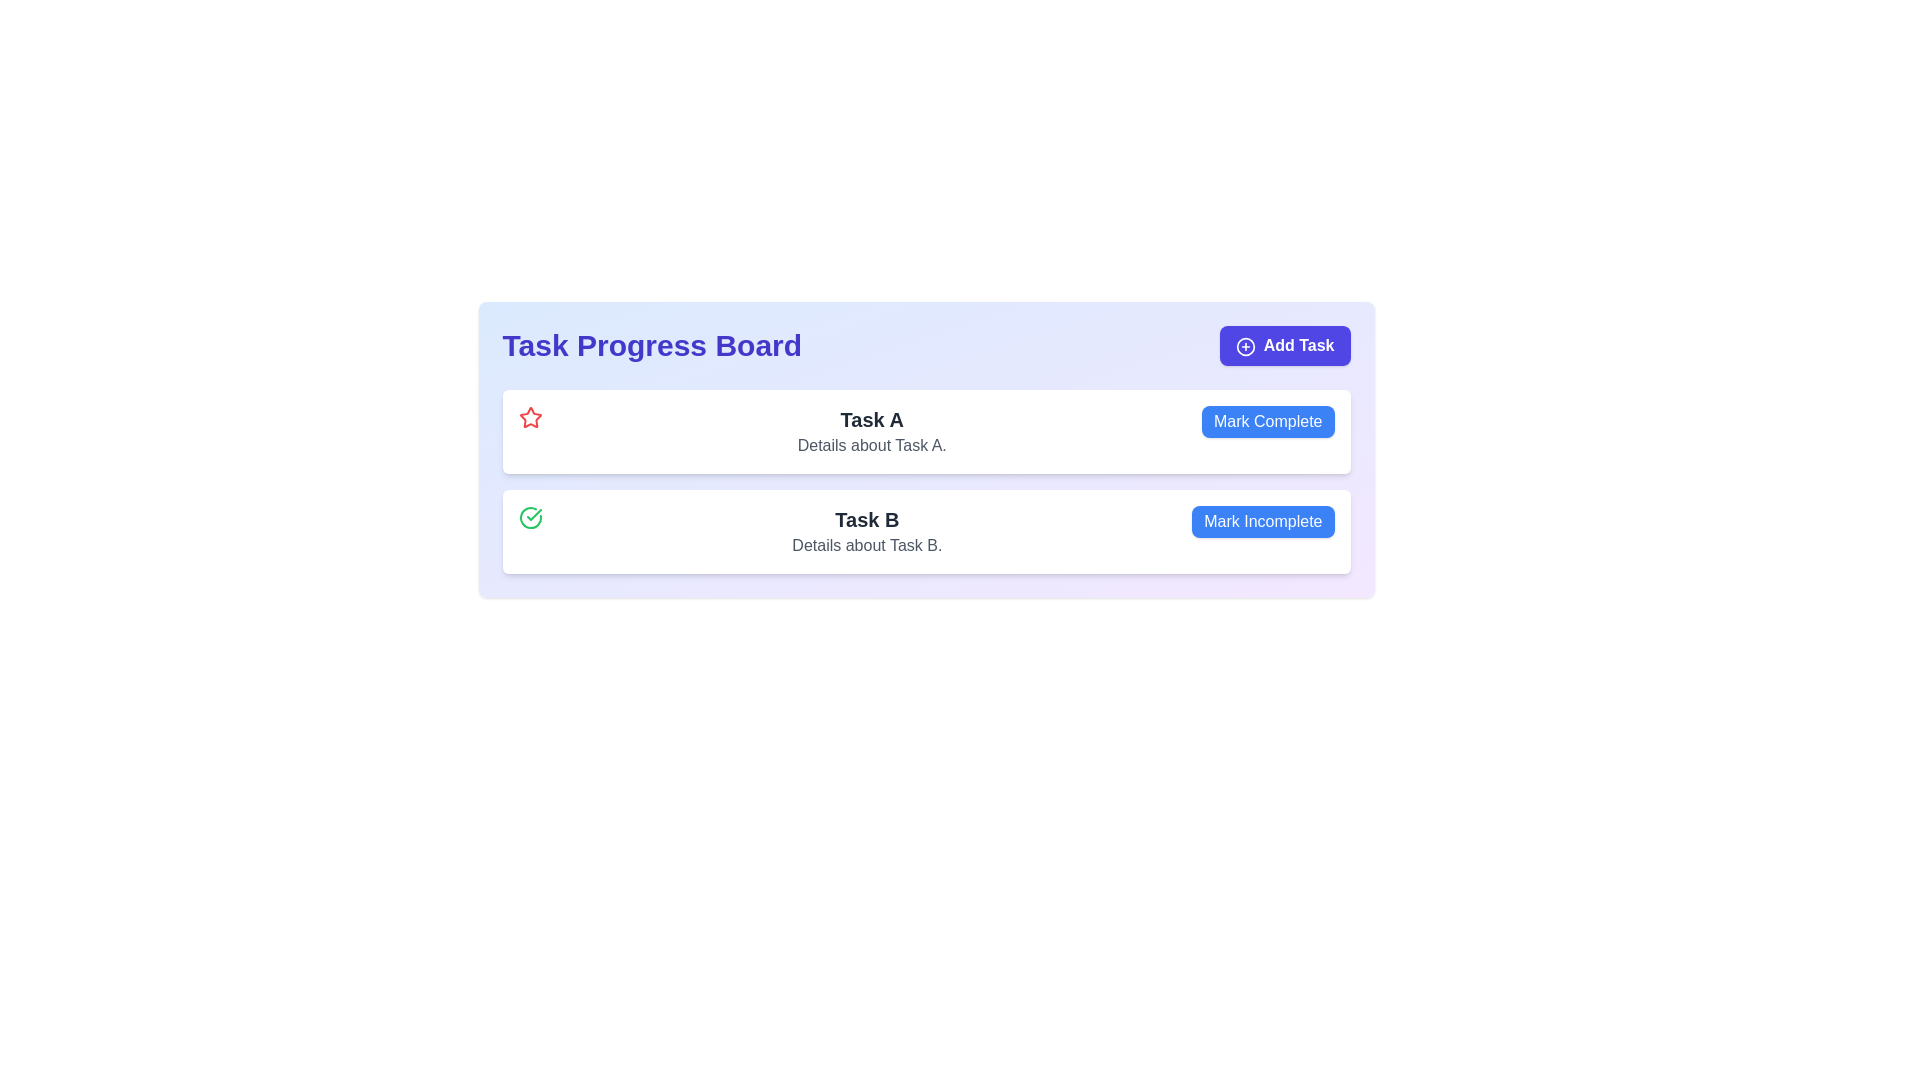 This screenshot has width=1920, height=1080. What do you see at coordinates (1244, 345) in the screenshot?
I see `the circular icon with a plus sign located to the left of the 'Add Task' text in the top-right corner of the task board interface` at bounding box center [1244, 345].